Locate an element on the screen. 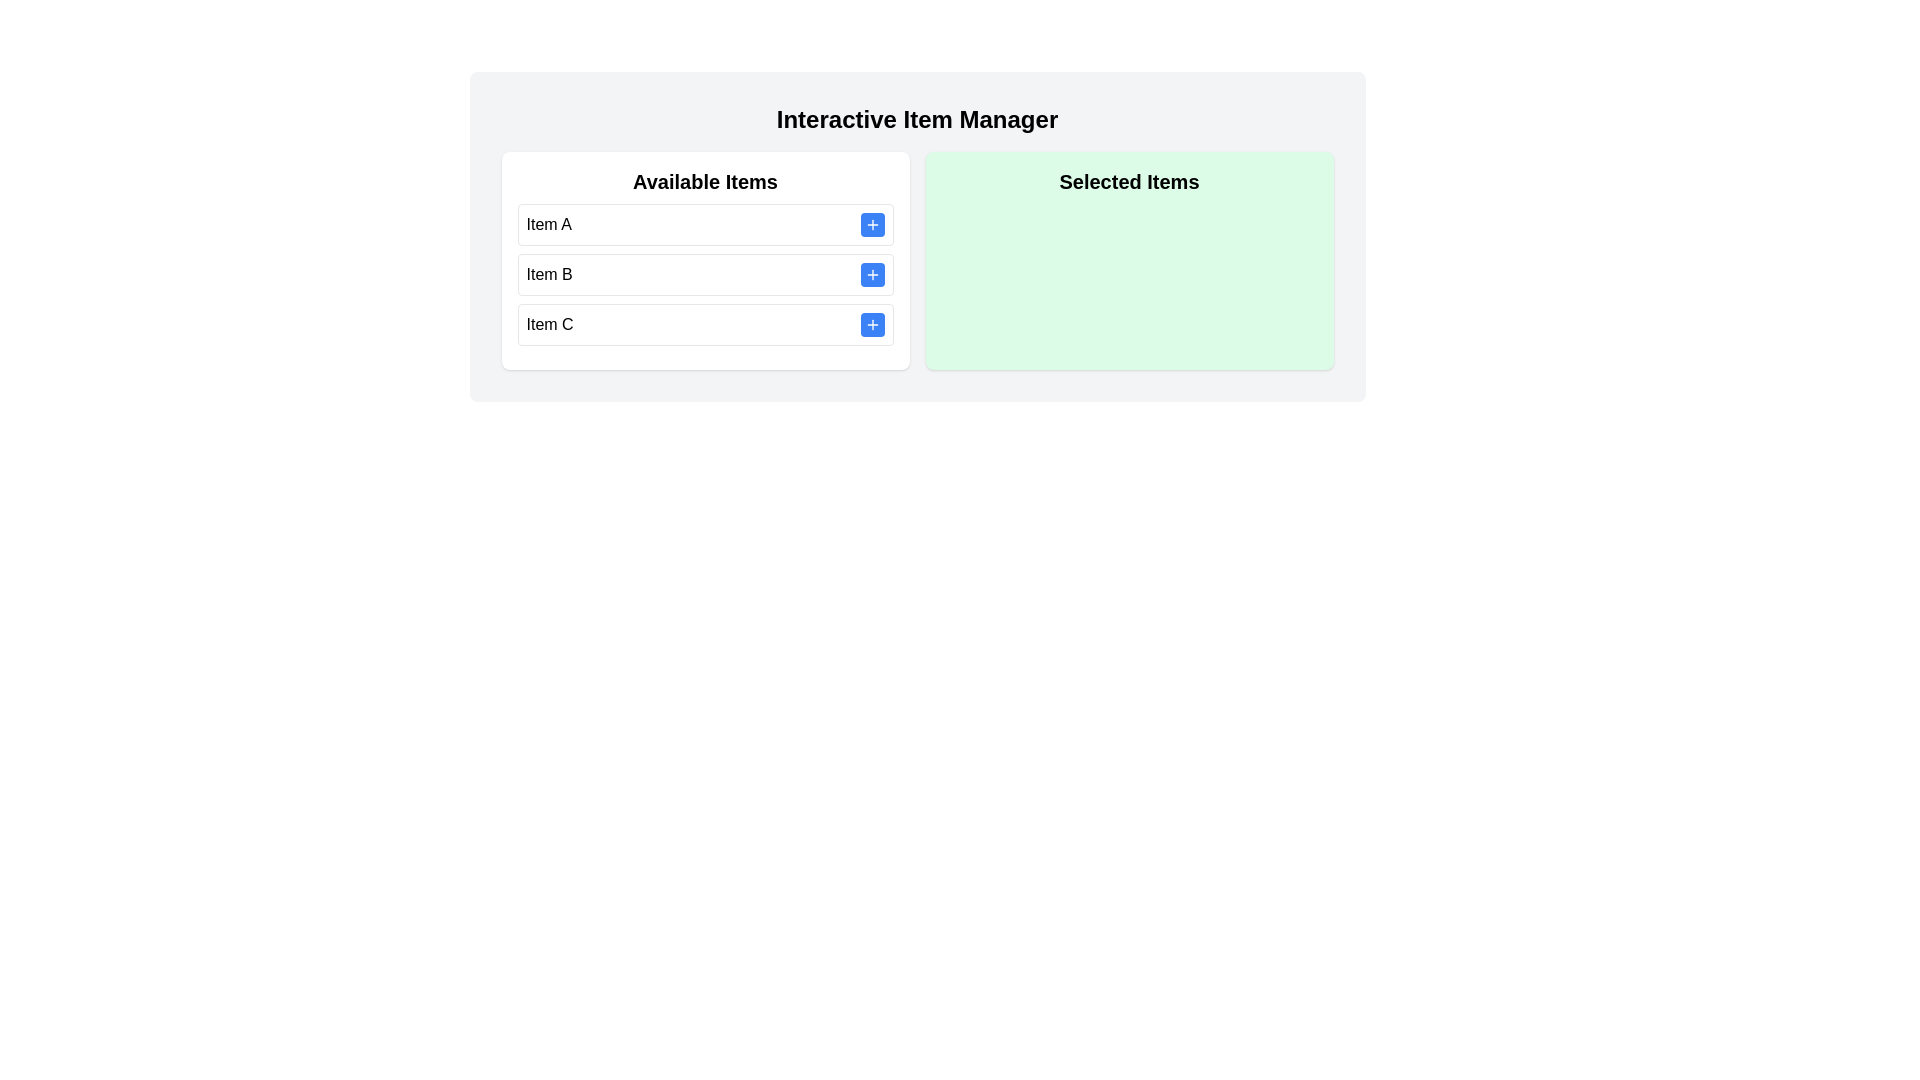  the button that allows users to add 'Item C' to the selected items list, which is the last button aligned with the text labeled 'Item C' in the left column under 'Available Items' is located at coordinates (872, 323).